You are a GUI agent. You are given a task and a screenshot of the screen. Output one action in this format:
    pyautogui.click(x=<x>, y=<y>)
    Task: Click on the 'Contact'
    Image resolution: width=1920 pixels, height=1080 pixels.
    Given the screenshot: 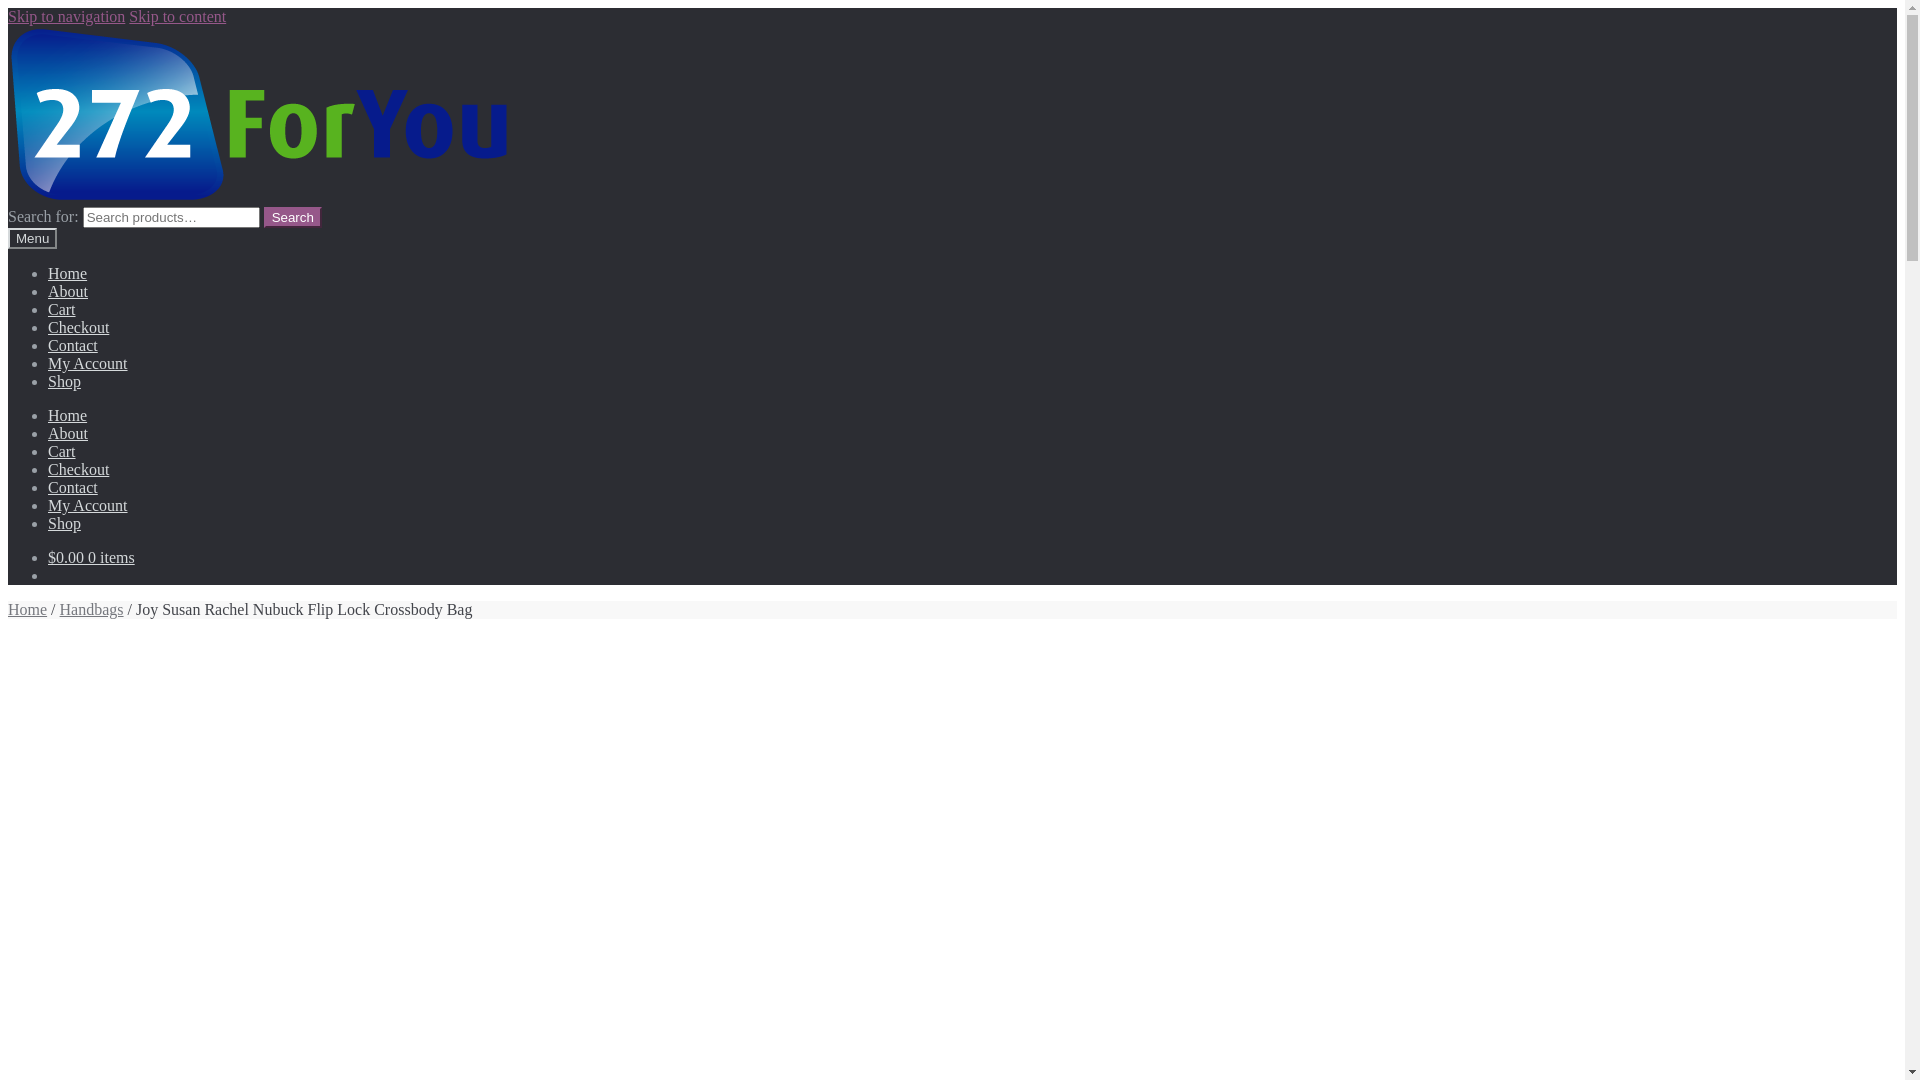 What is the action you would take?
    pyautogui.click(x=72, y=344)
    